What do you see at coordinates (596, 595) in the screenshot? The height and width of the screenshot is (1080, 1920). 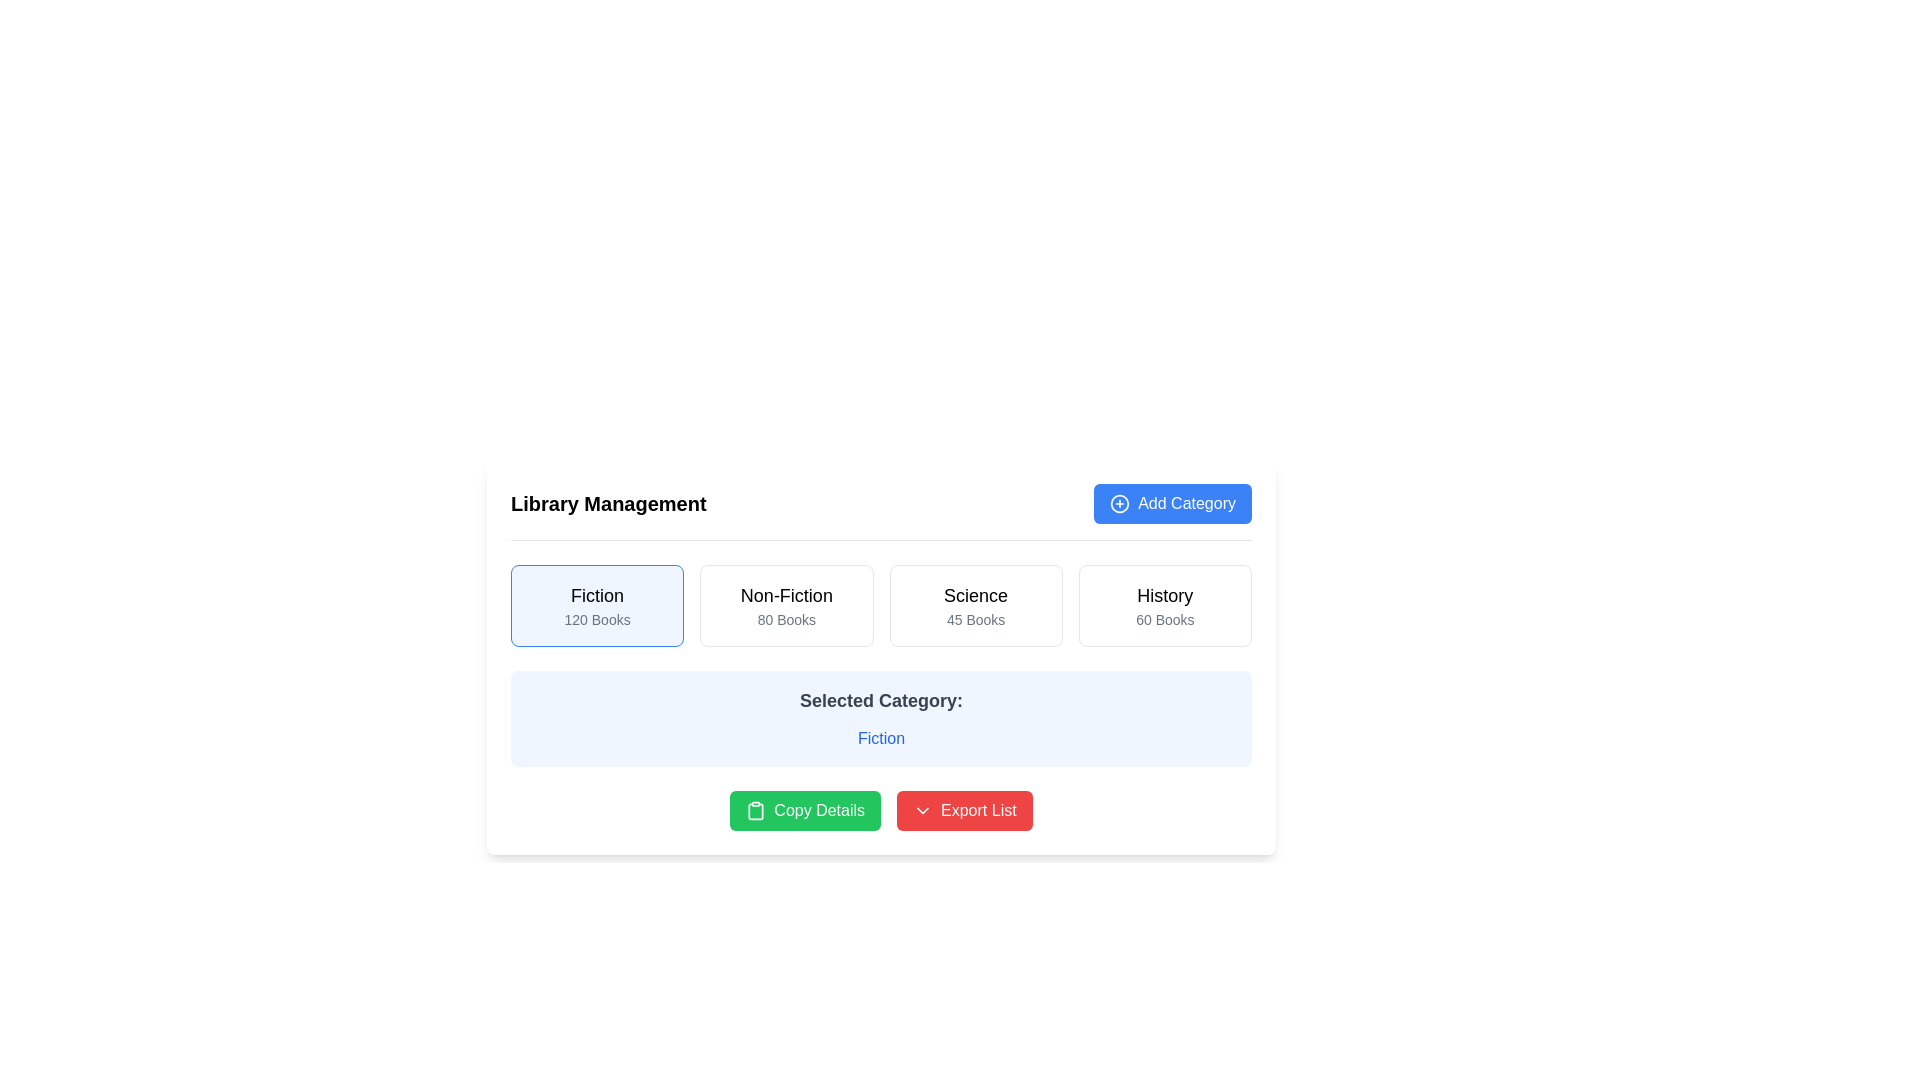 I see `the 'Fiction' label, which is centrally aligned in a light blue block with a rounded border, displaying the text in medium font weight and larger size` at bounding box center [596, 595].